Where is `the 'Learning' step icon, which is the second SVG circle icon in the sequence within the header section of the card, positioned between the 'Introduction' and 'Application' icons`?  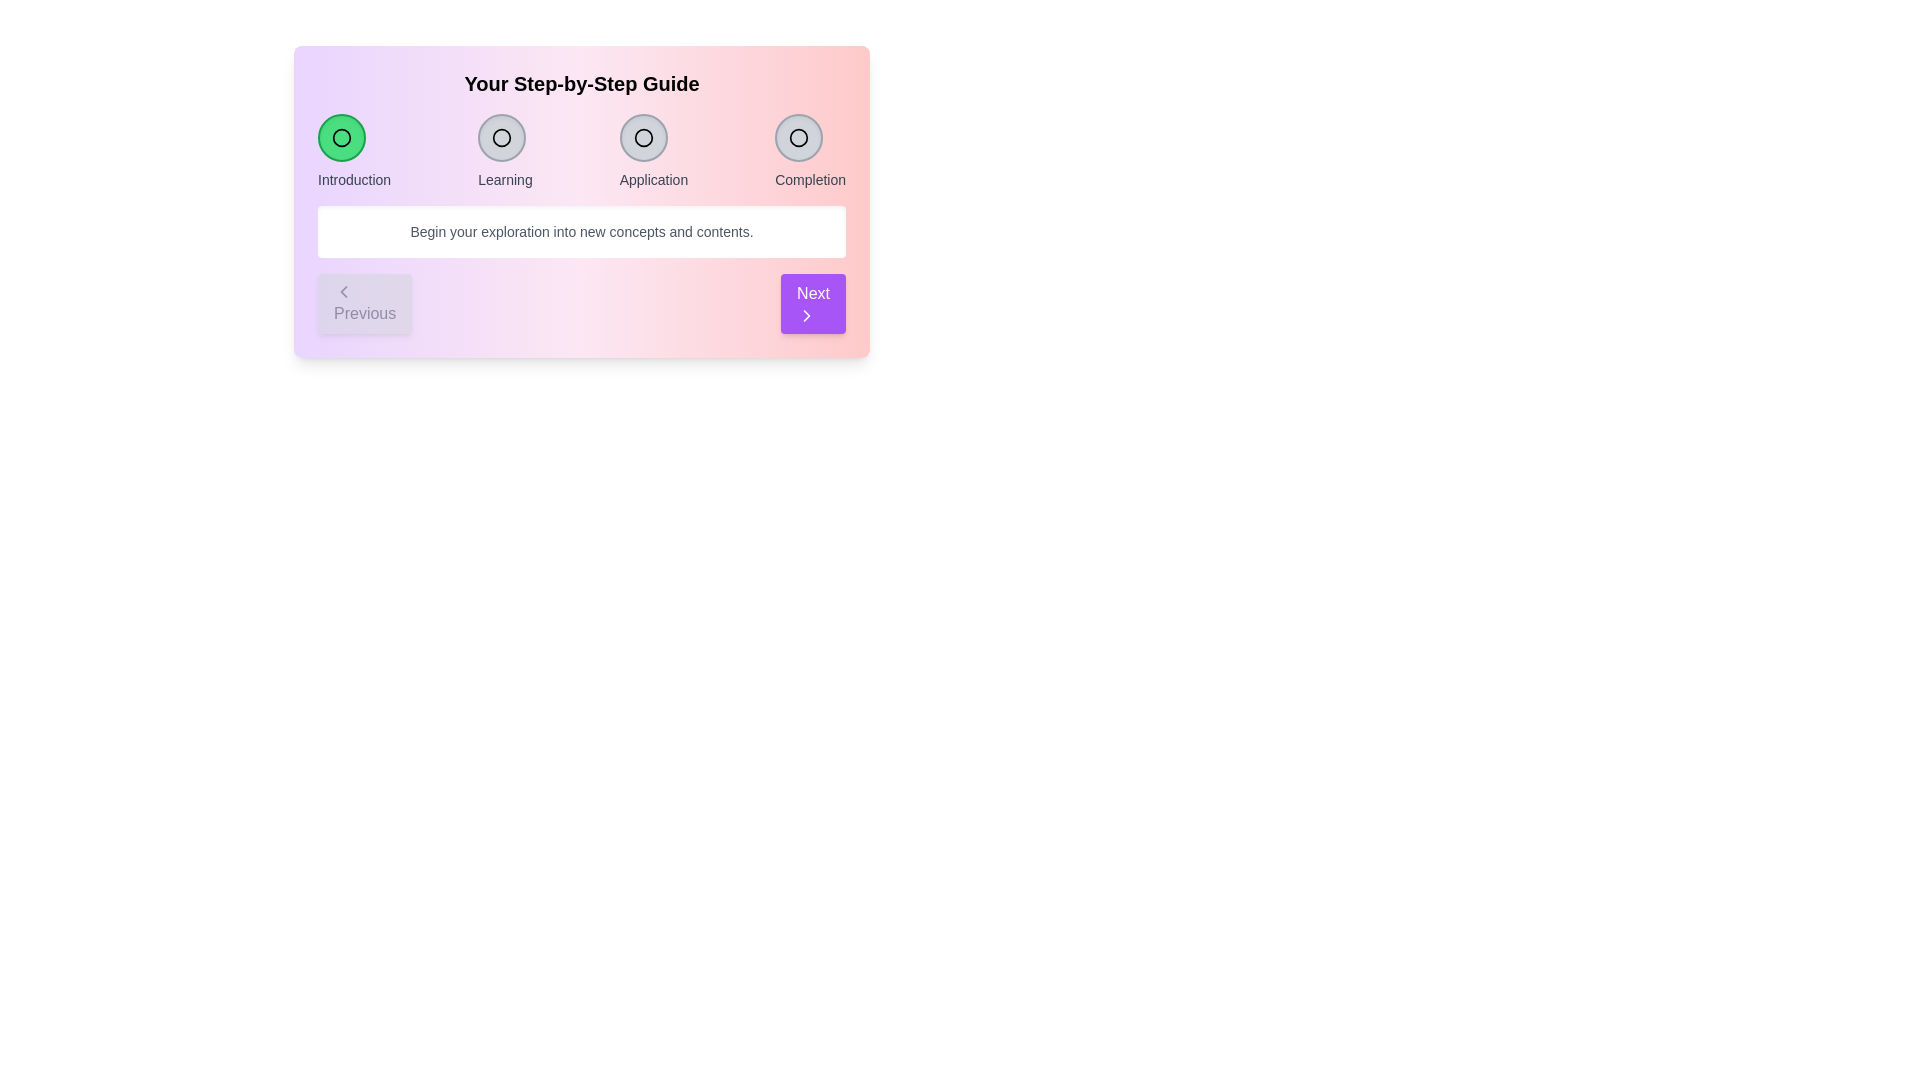
the 'Learning' step icon, which is the second SVG circle icon in the sequence within the header section of the card, positioned between the 'Introduction' and 'Application' icons is located at coordinates (502, 137).